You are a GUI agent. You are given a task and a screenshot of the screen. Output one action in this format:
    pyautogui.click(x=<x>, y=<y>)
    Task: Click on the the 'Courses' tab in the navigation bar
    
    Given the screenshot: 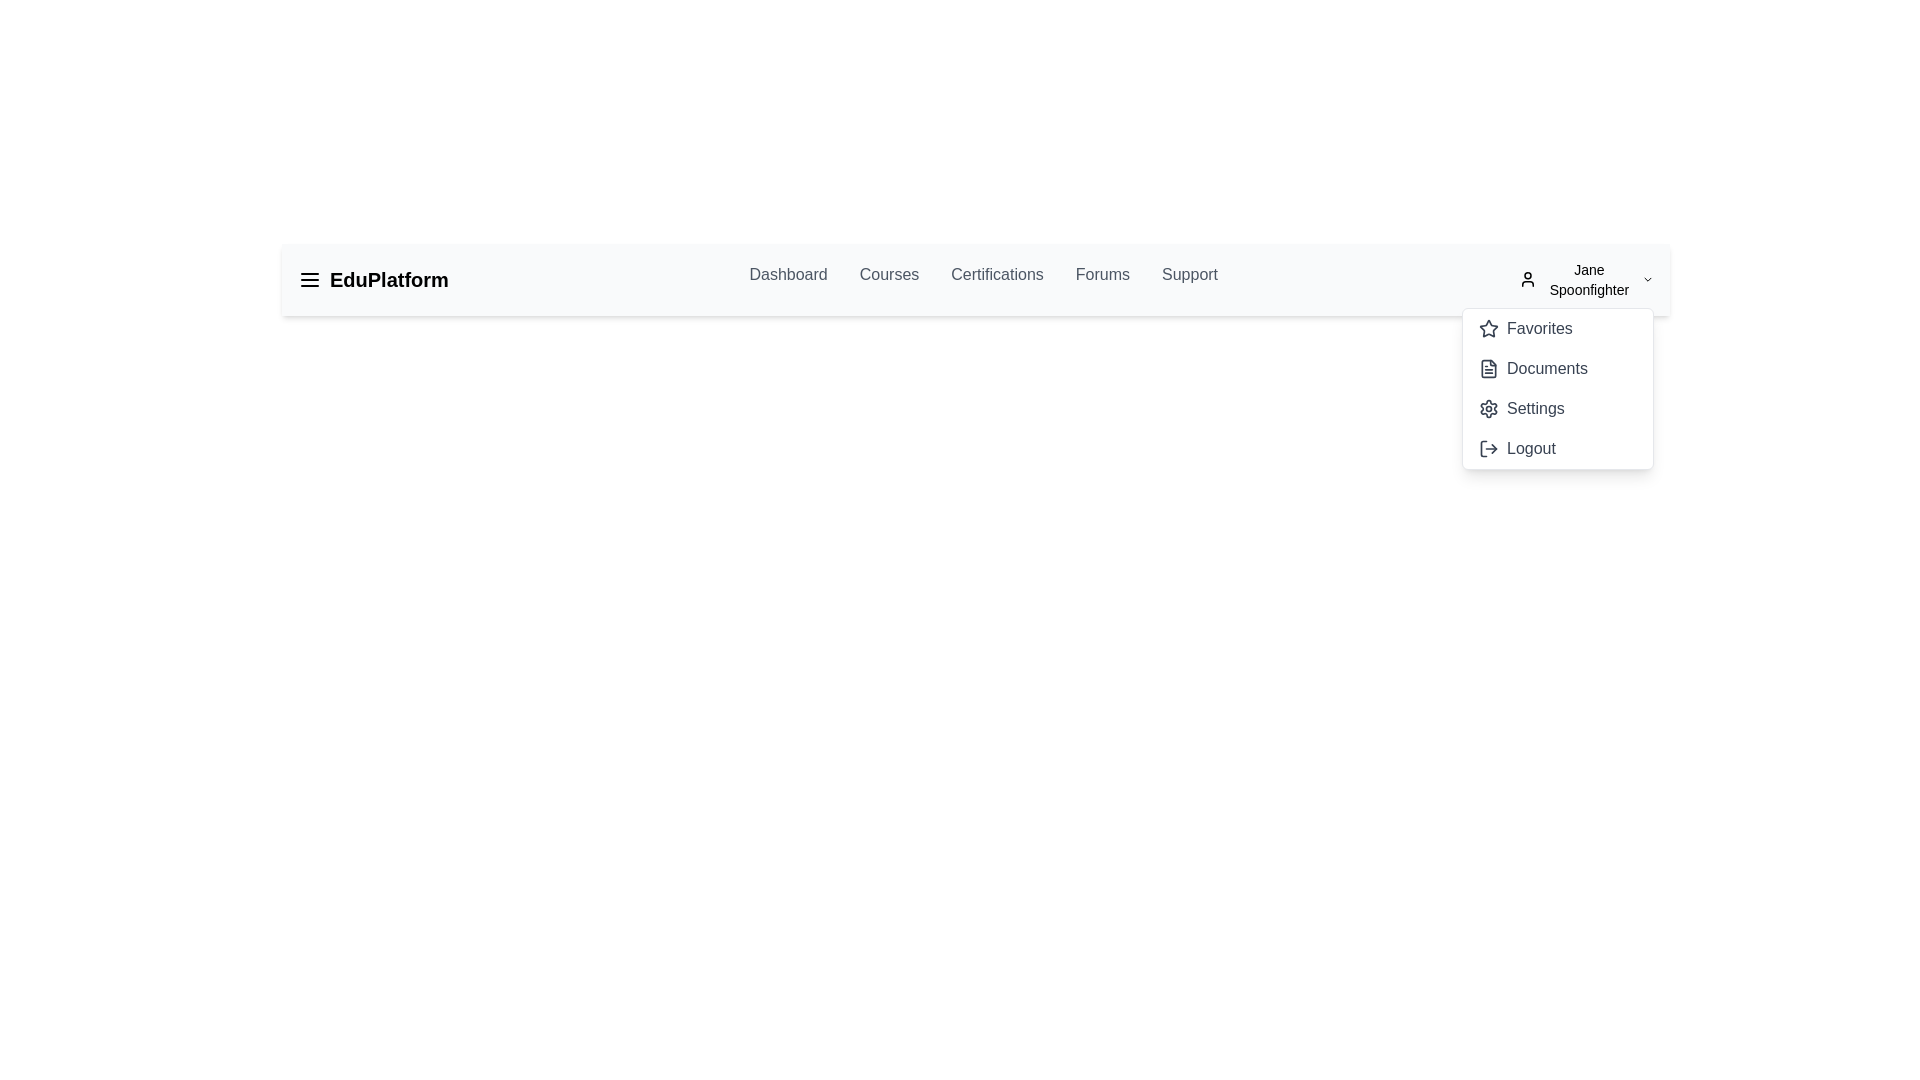 What is the action you would take?
    pyautogui.click(x=888, y=280)
    